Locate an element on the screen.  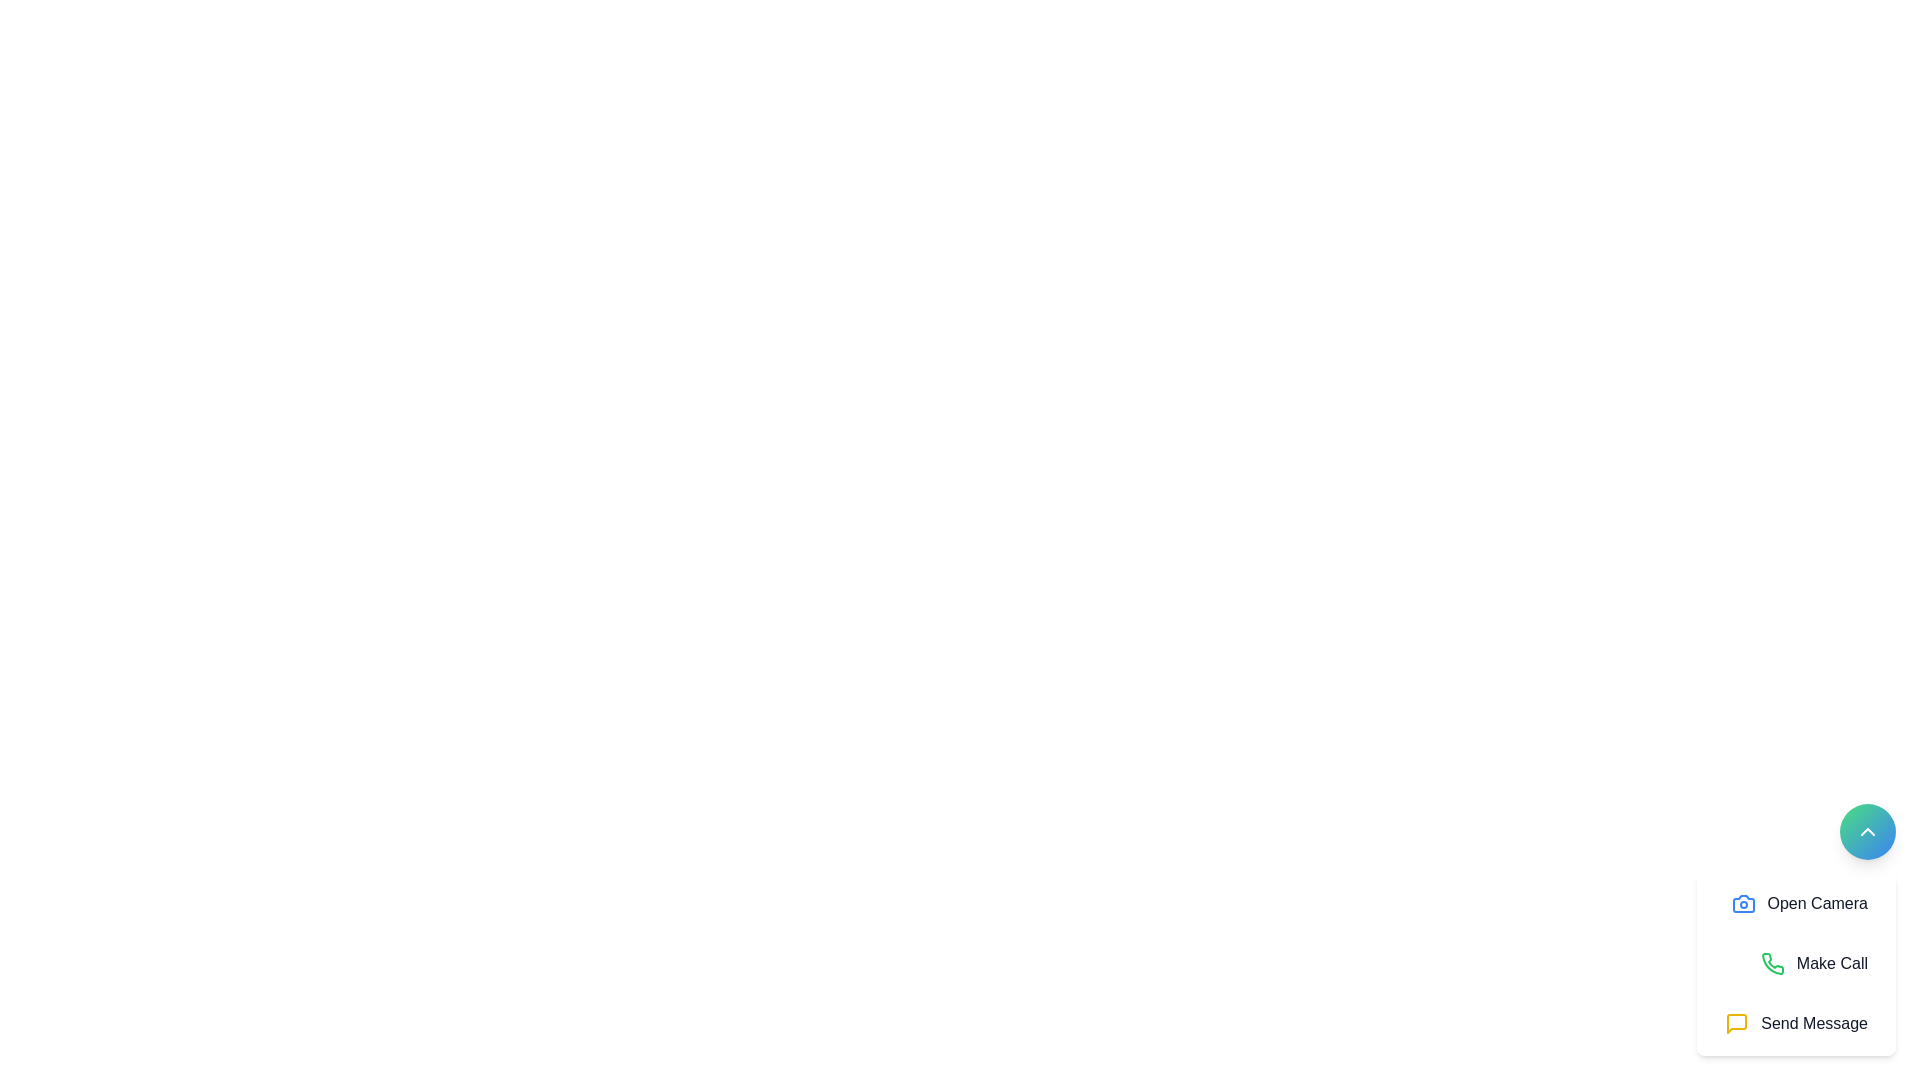
the 'Open Camera' button, which is a blue camera icon button with rounded corners located at the top of a group of buttons within a white card is located at coordinates (1799, 903).